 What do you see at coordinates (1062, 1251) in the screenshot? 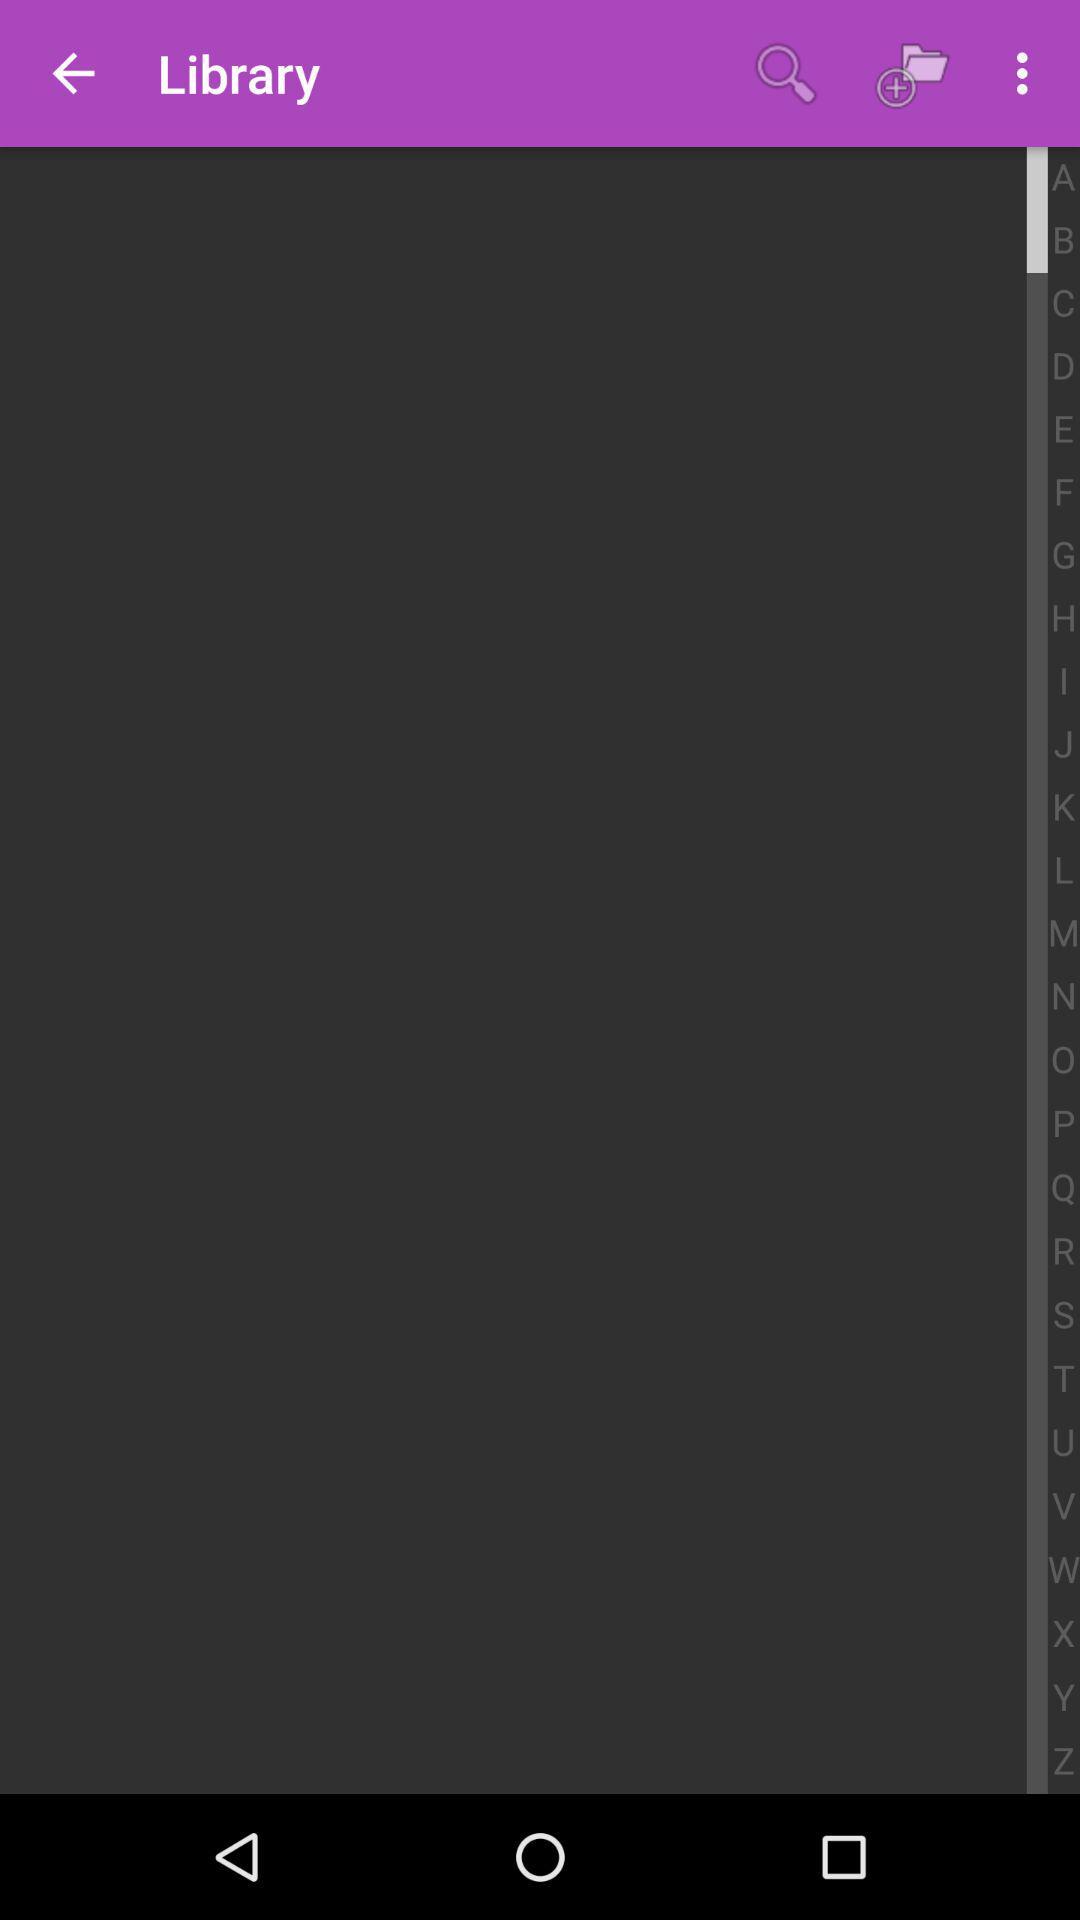
I see `app above s app` at bounding box center [1062, 1251].